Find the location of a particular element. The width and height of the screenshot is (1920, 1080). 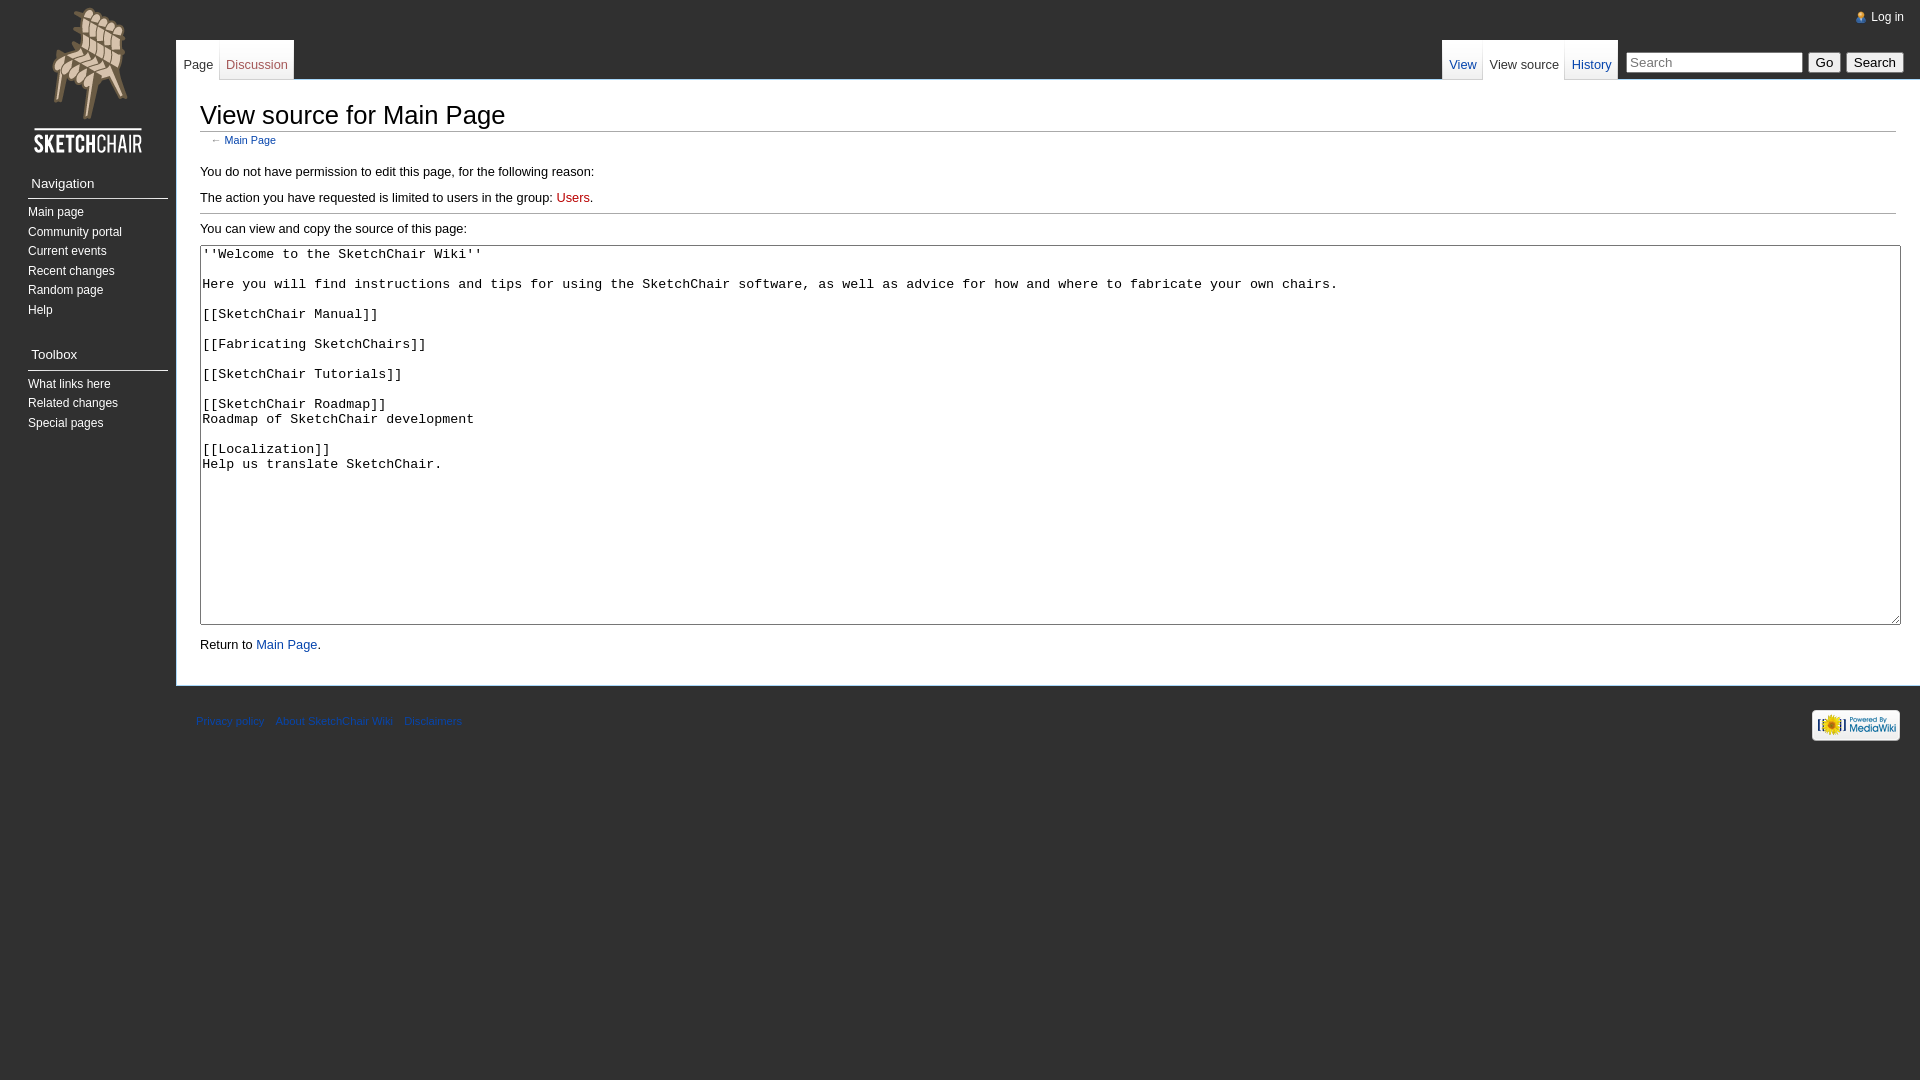

'History' is located at coordinates (1590, 59).